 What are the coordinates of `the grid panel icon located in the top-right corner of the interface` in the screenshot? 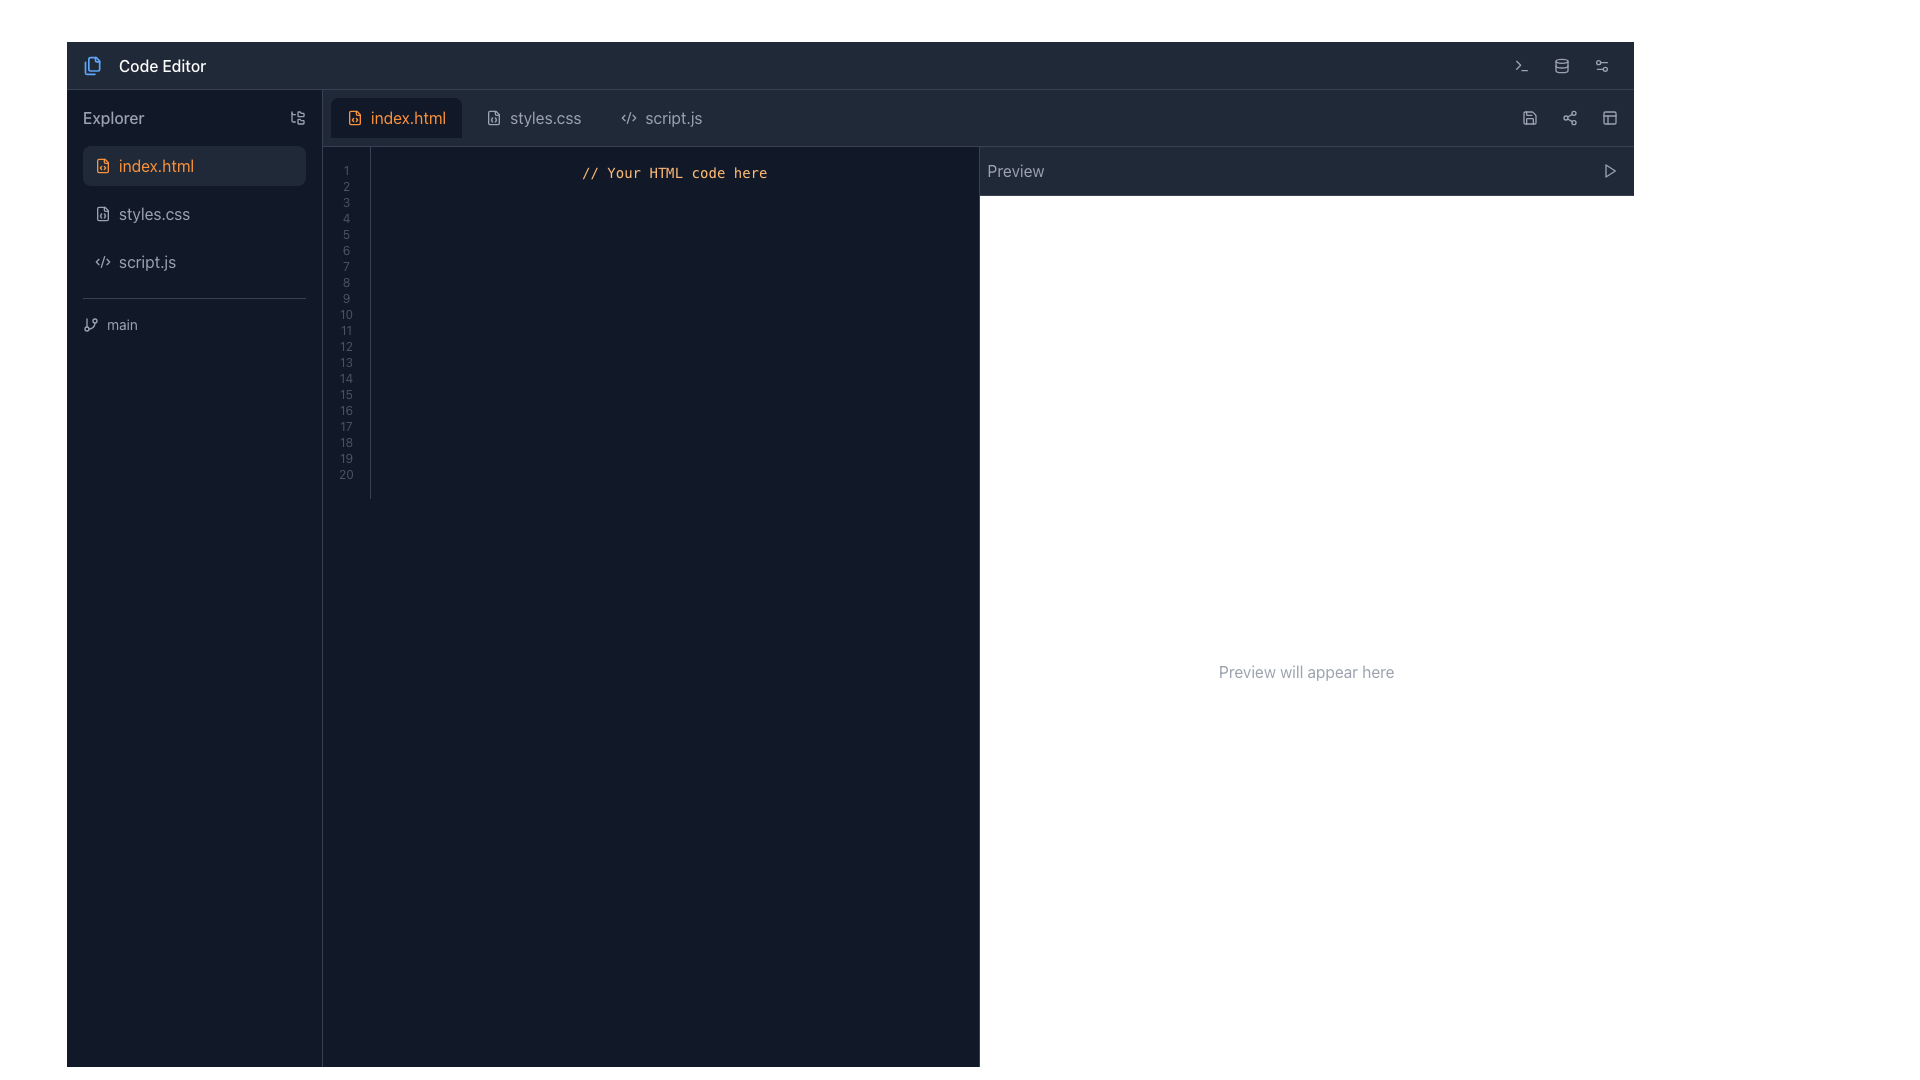 It's located at (1609, 118).